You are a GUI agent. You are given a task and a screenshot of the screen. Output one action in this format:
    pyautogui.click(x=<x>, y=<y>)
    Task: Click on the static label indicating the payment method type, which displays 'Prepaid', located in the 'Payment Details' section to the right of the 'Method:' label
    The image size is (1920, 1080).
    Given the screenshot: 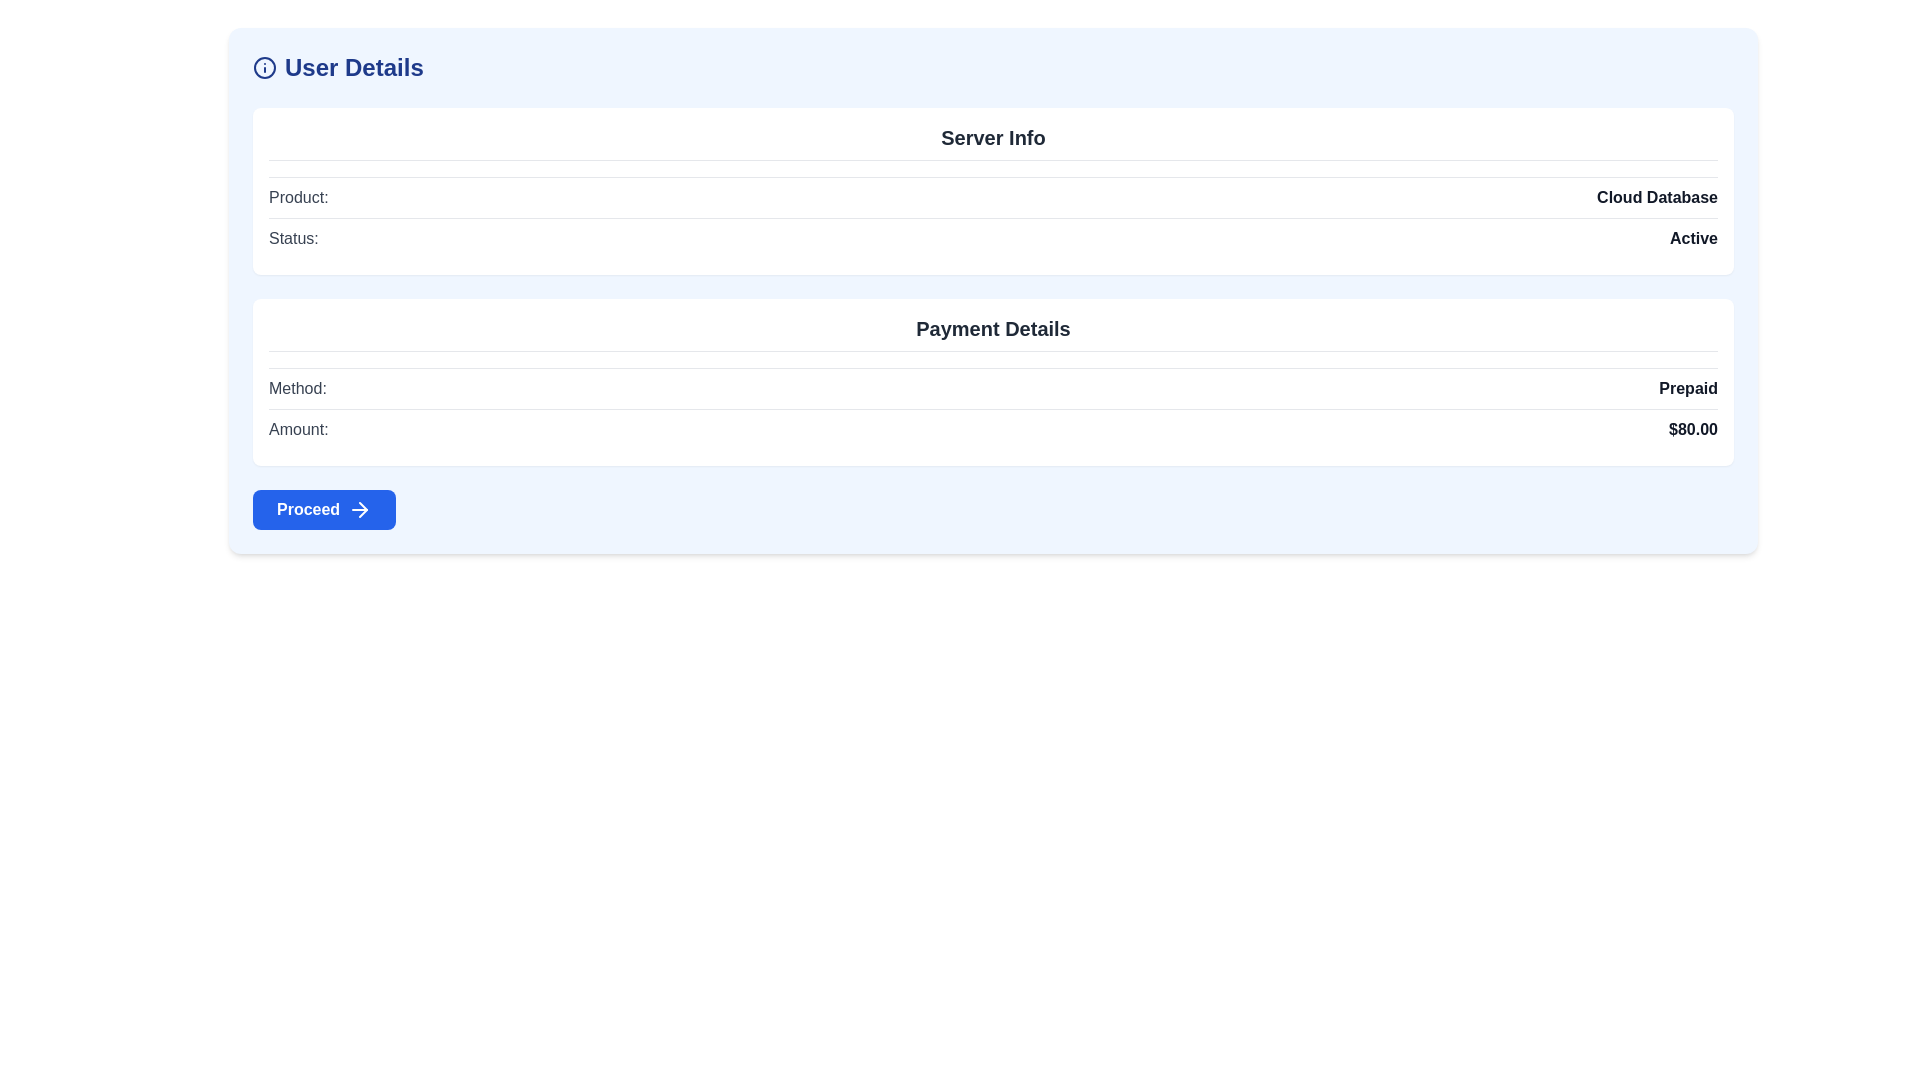 What is the action you would take?
    pyautogui.click(x=1687, y=389)
    